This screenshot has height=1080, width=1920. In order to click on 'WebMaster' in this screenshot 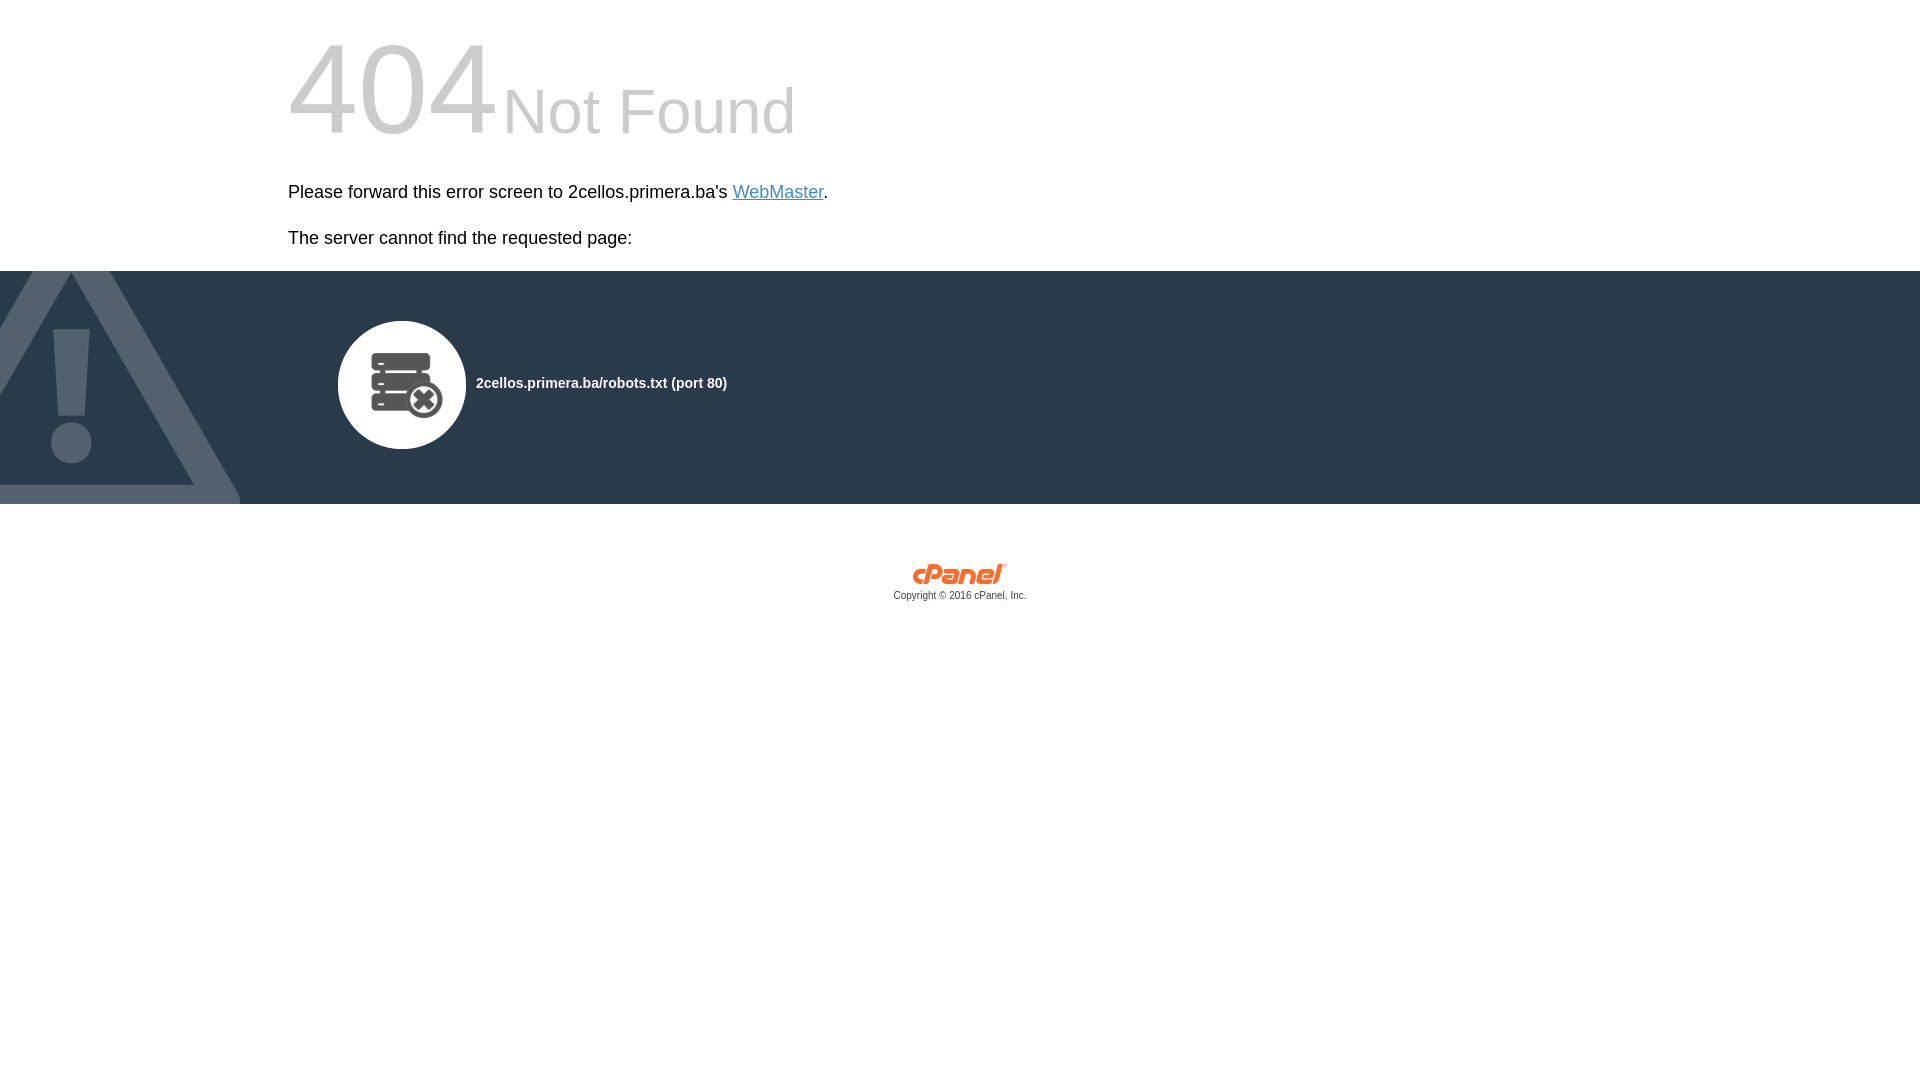, I will do `click(777, 192)`.